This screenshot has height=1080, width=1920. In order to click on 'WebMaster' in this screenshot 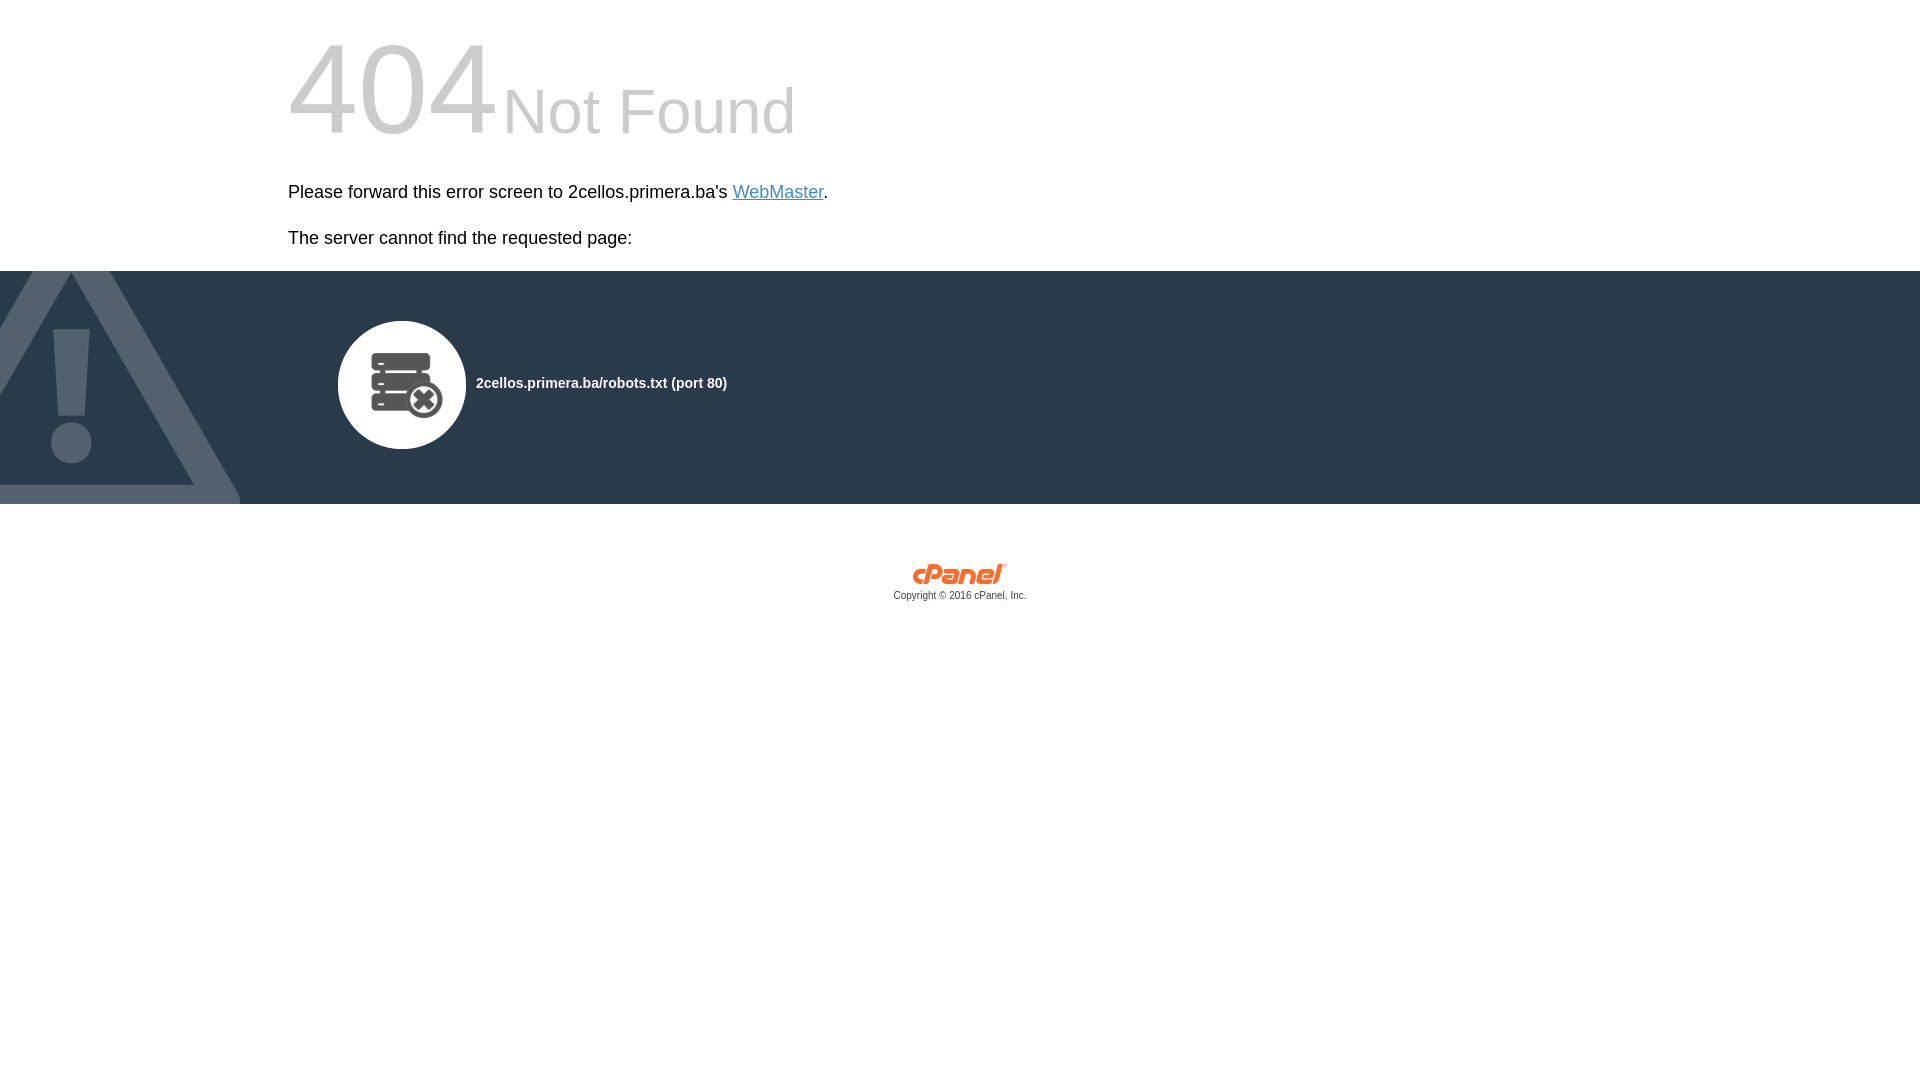, I will do `click(777, 192)`.